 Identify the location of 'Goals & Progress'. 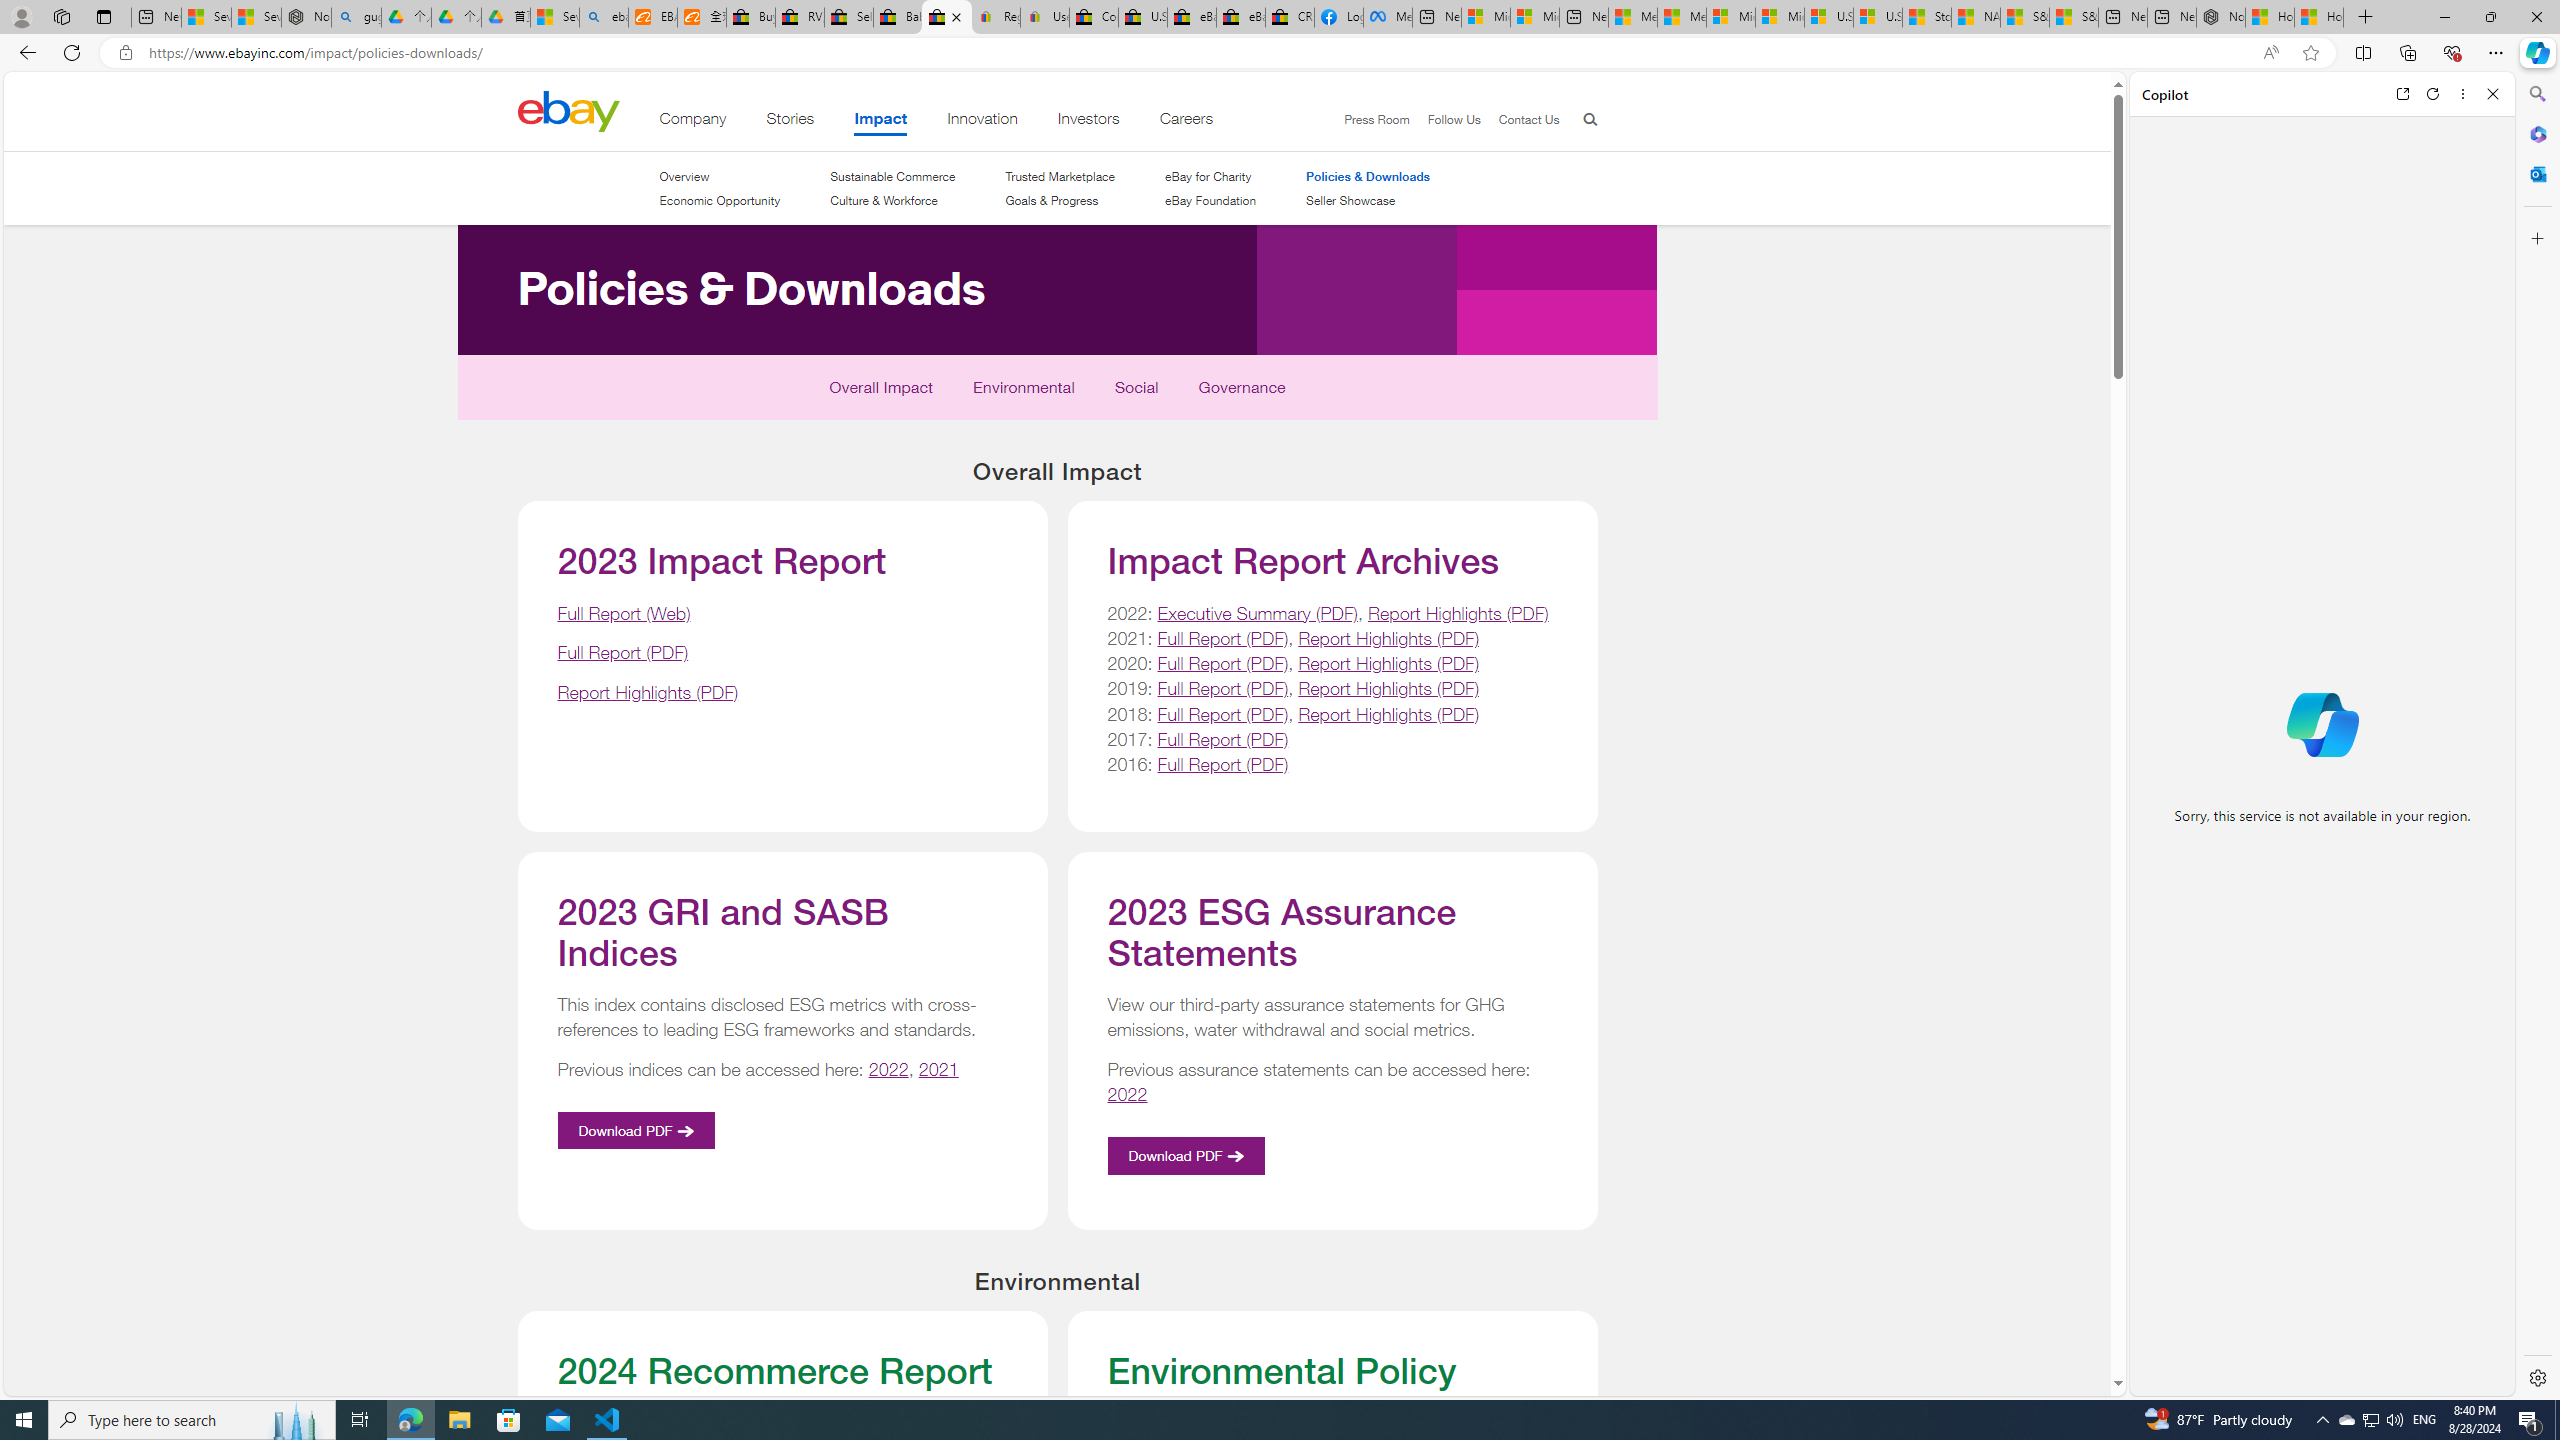
(1060, 199).